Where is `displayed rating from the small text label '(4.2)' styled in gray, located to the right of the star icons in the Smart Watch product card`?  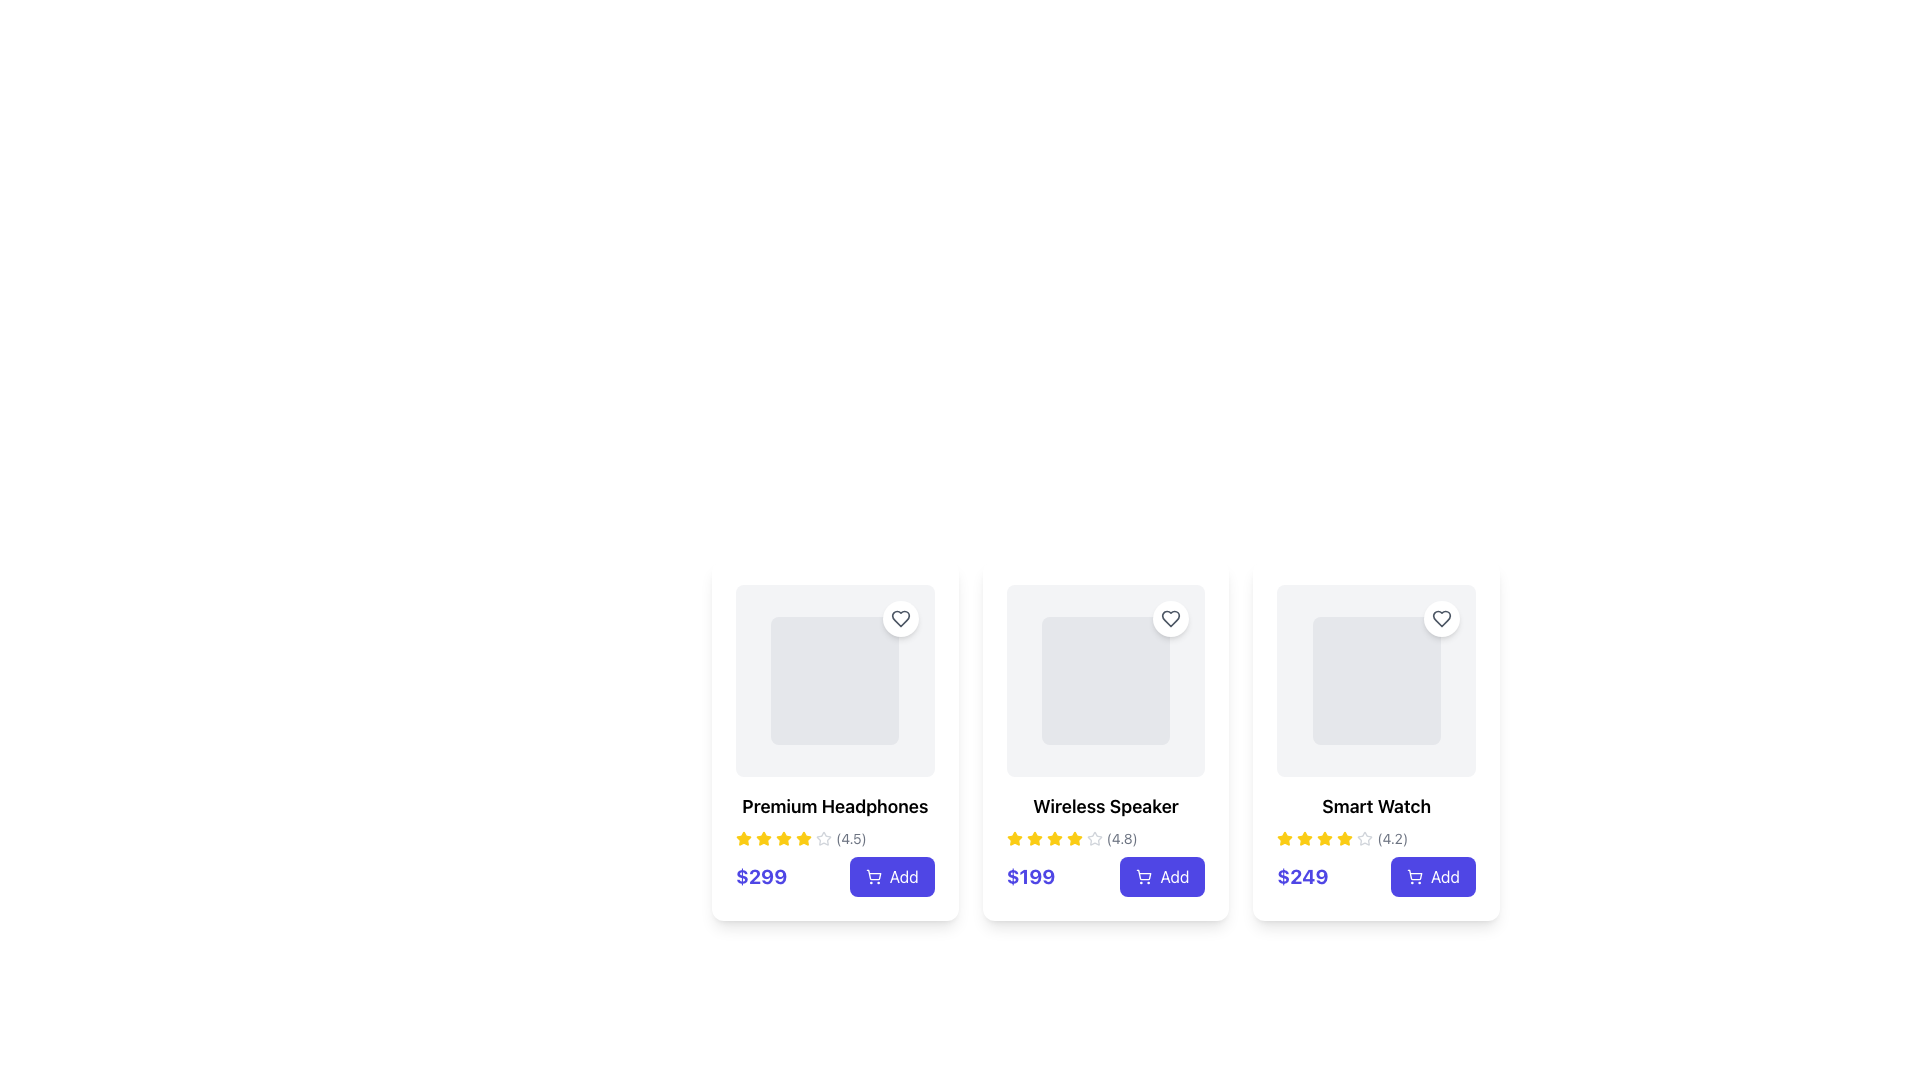 displayed rating from the small text label '(4.2)' styled in gray, located to the right of the star icons in the Smart Watch product card is located at coordinates (1391, 839).